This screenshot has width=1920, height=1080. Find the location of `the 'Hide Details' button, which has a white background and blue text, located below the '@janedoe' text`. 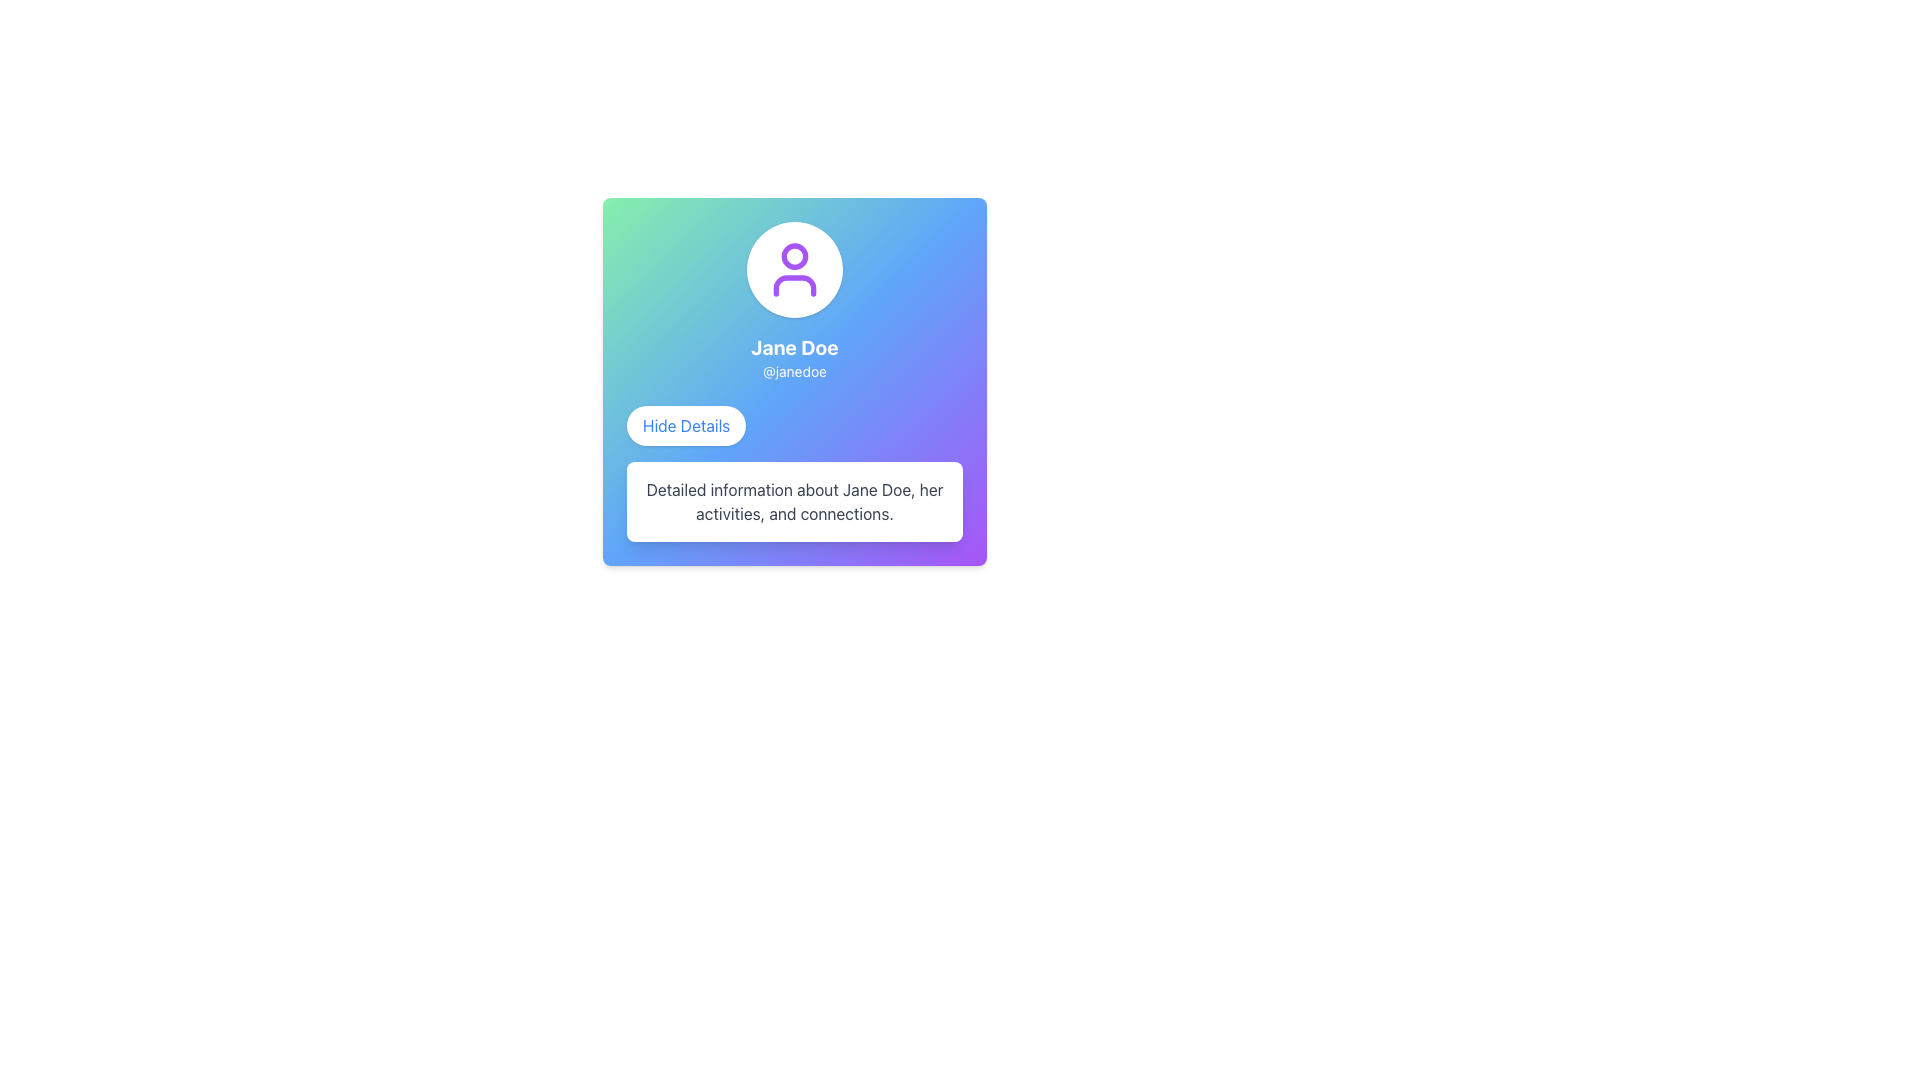

the 'Hide Details' button, which has a white background and blue text, located below the '@janedoe' text is located at coordinates (686, 424).